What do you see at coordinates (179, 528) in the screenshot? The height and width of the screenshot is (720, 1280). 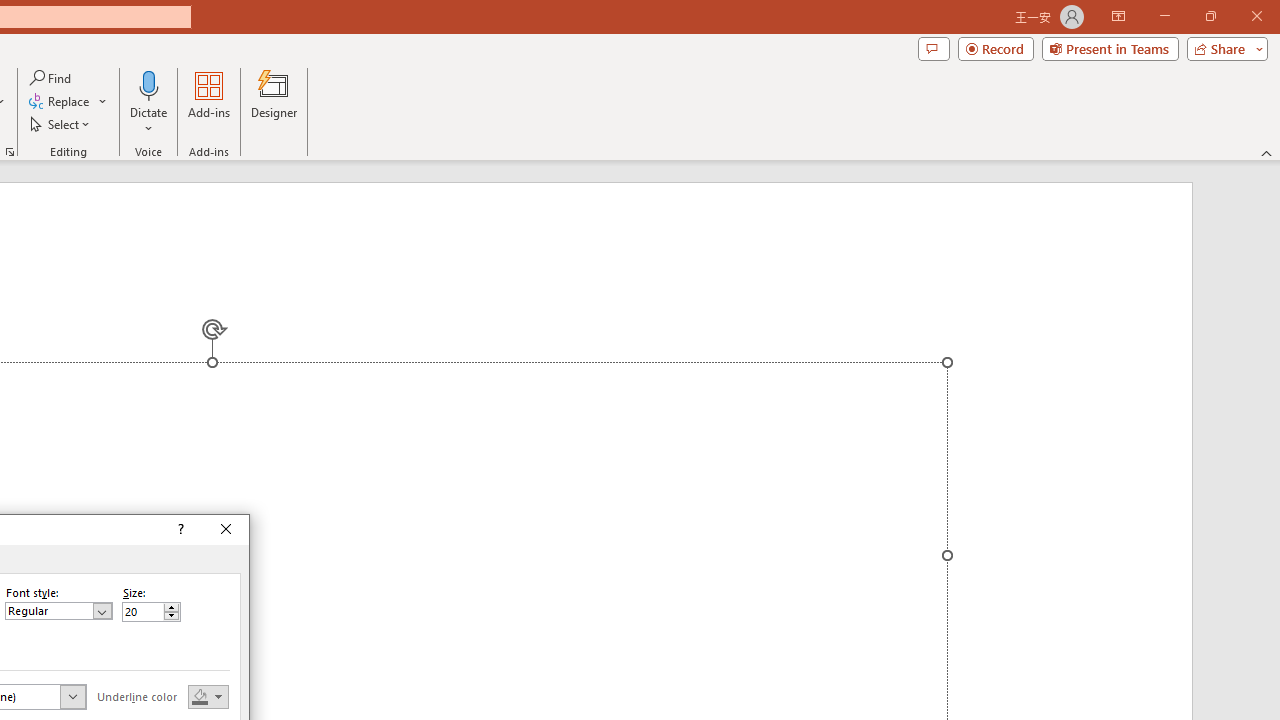 I see `'Context help'` at bounding box center [179, 528].